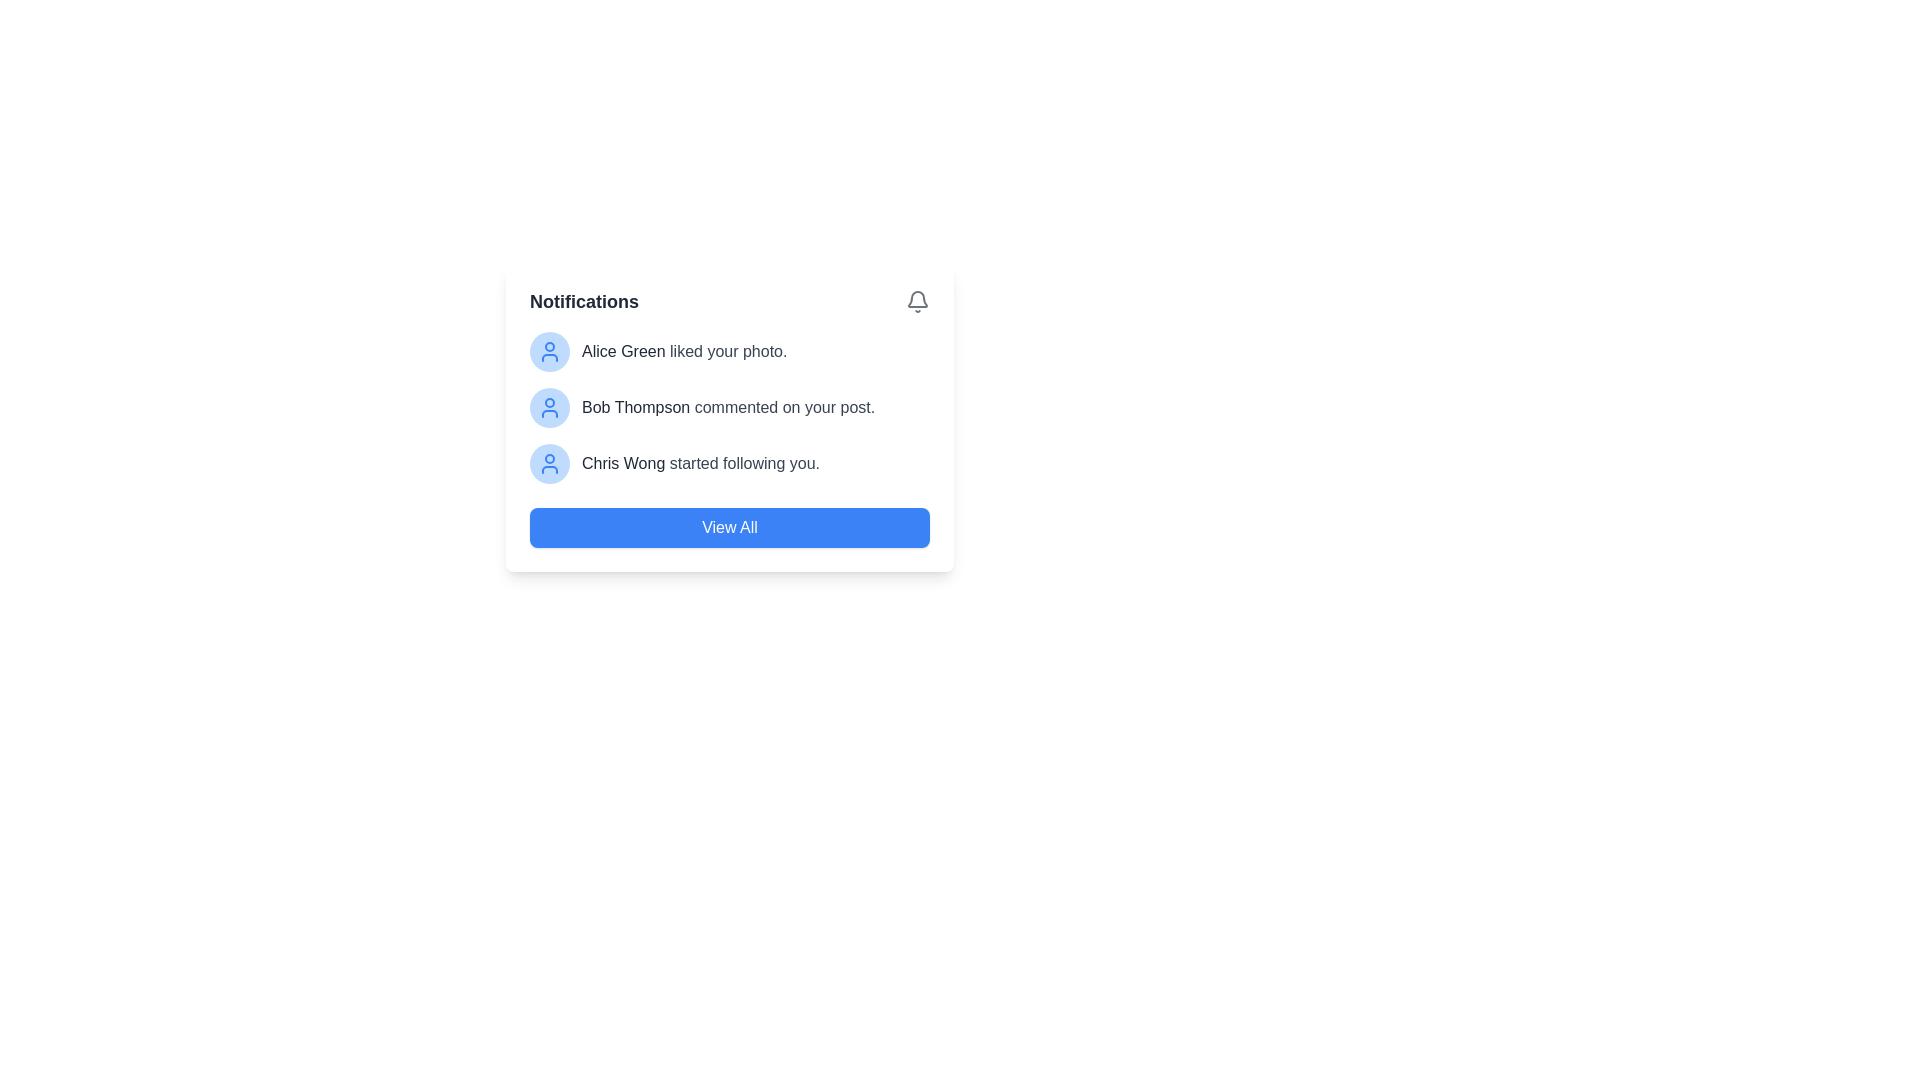 Image resolution: width=1920 pixels, height=1080 pixels. Describe the element at coordinates (700, 463) in the screenshot. I see `the text label displaying 'Chris Wong started following you.' in the notification list, which is located in the third row below 'Bob Thompson commented on your post.'` at that location.